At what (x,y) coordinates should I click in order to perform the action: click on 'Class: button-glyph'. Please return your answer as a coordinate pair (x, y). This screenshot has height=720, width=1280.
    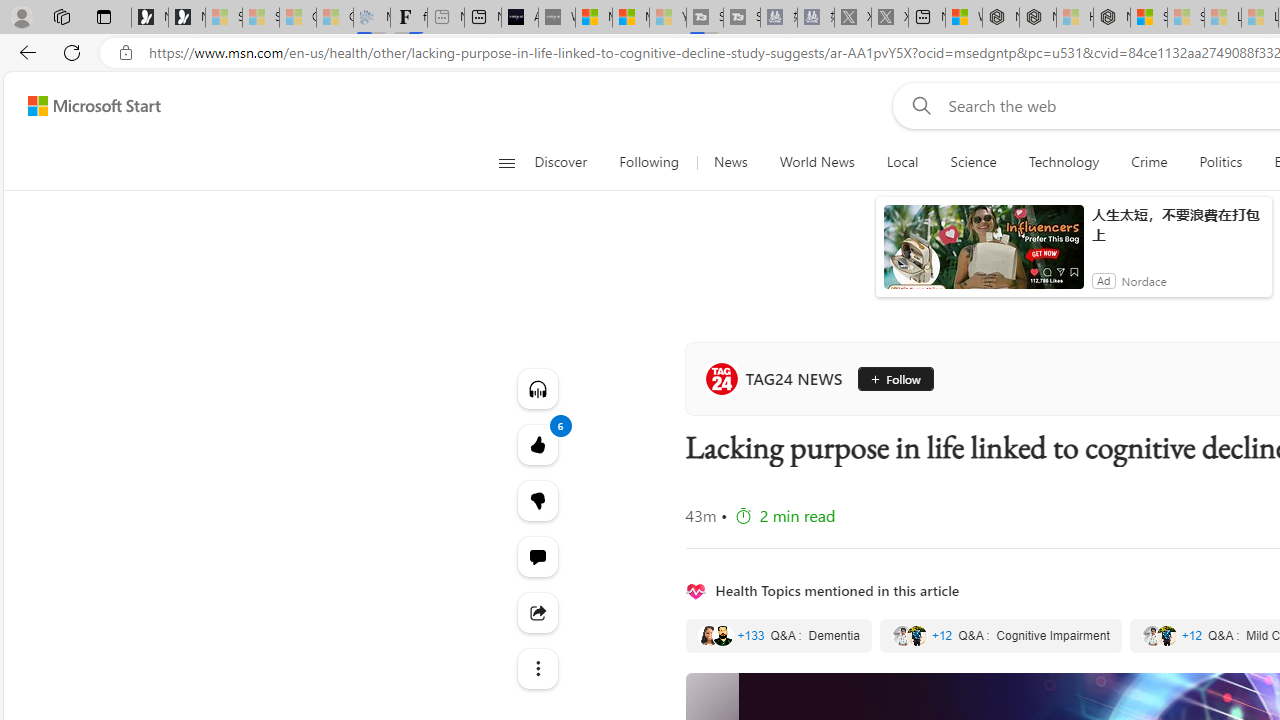
    Looking at the image, I should click on (506, 162).